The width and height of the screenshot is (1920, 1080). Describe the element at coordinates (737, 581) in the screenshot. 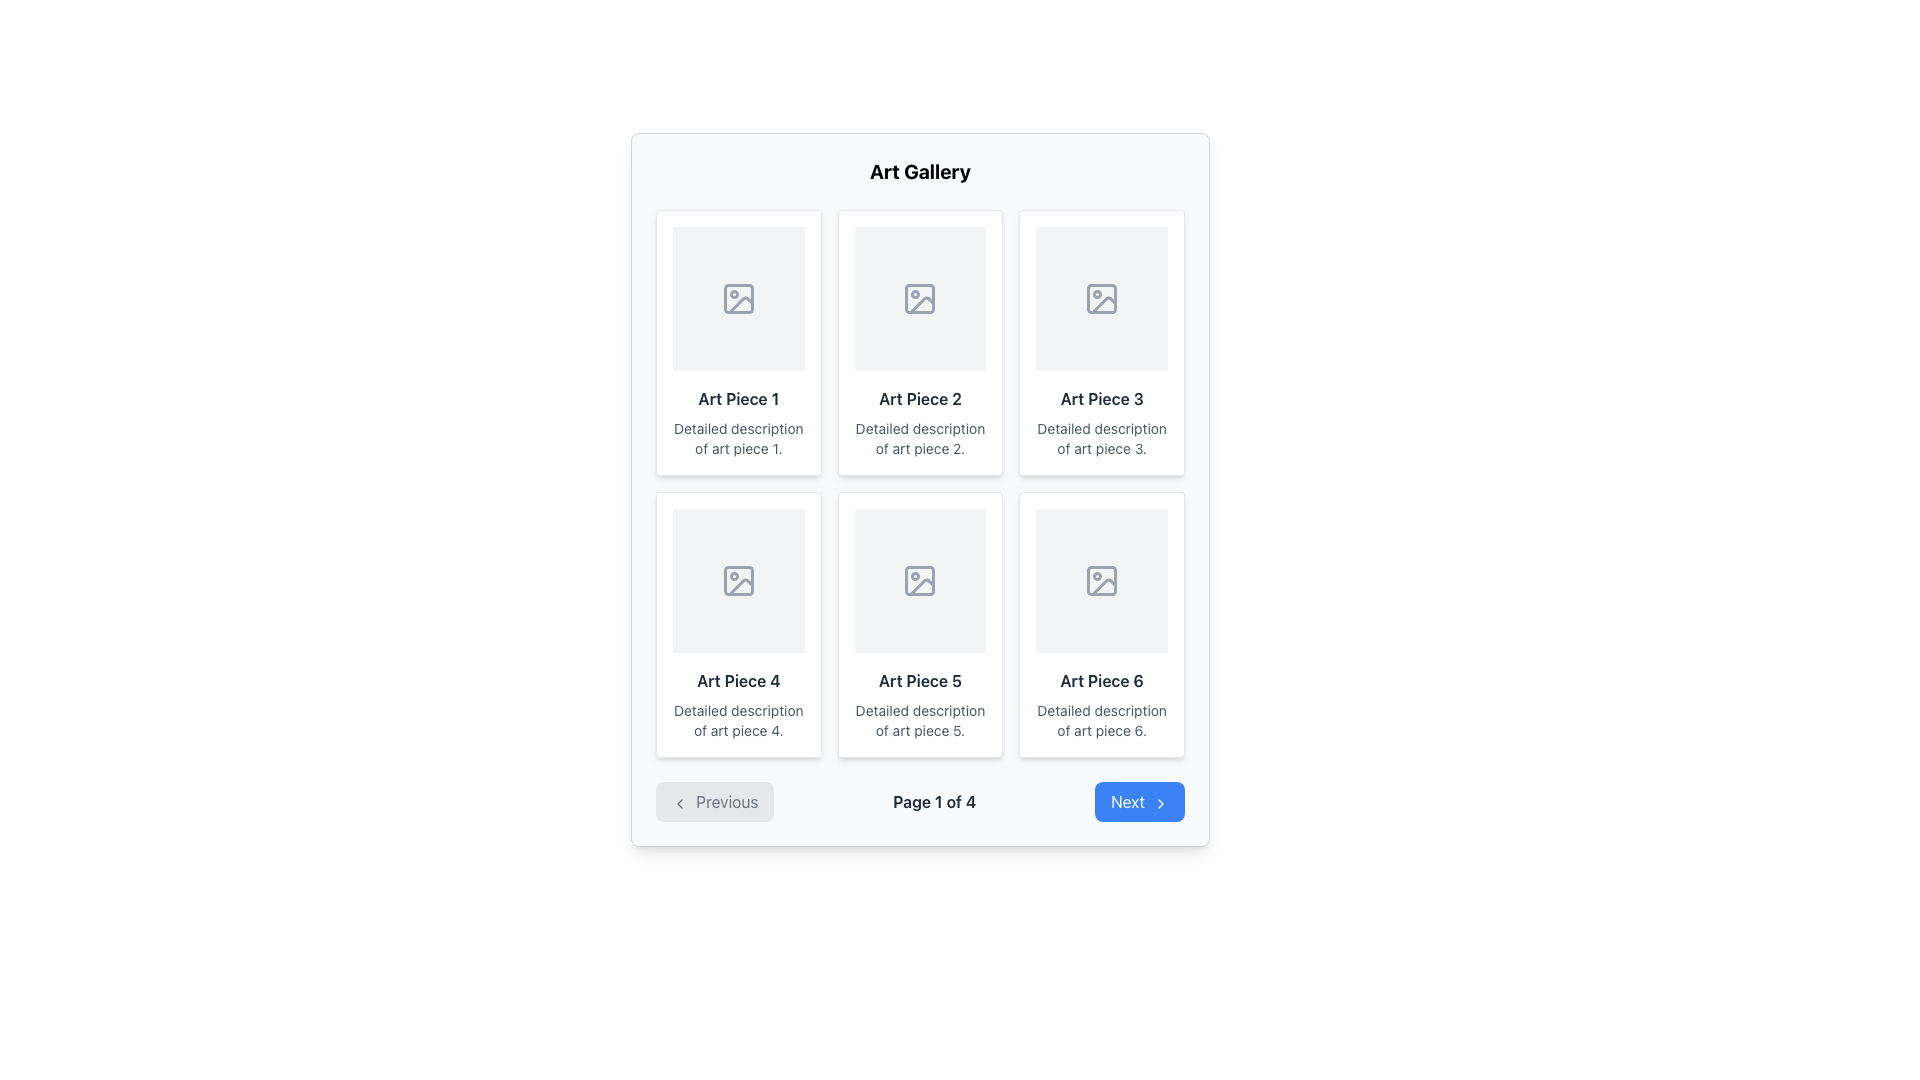

I see `the SVG icon located in the bottom-left cell of the grid, beneath 'Art Piece 1' and adjacent to 'Art Piece 5'` at that location.